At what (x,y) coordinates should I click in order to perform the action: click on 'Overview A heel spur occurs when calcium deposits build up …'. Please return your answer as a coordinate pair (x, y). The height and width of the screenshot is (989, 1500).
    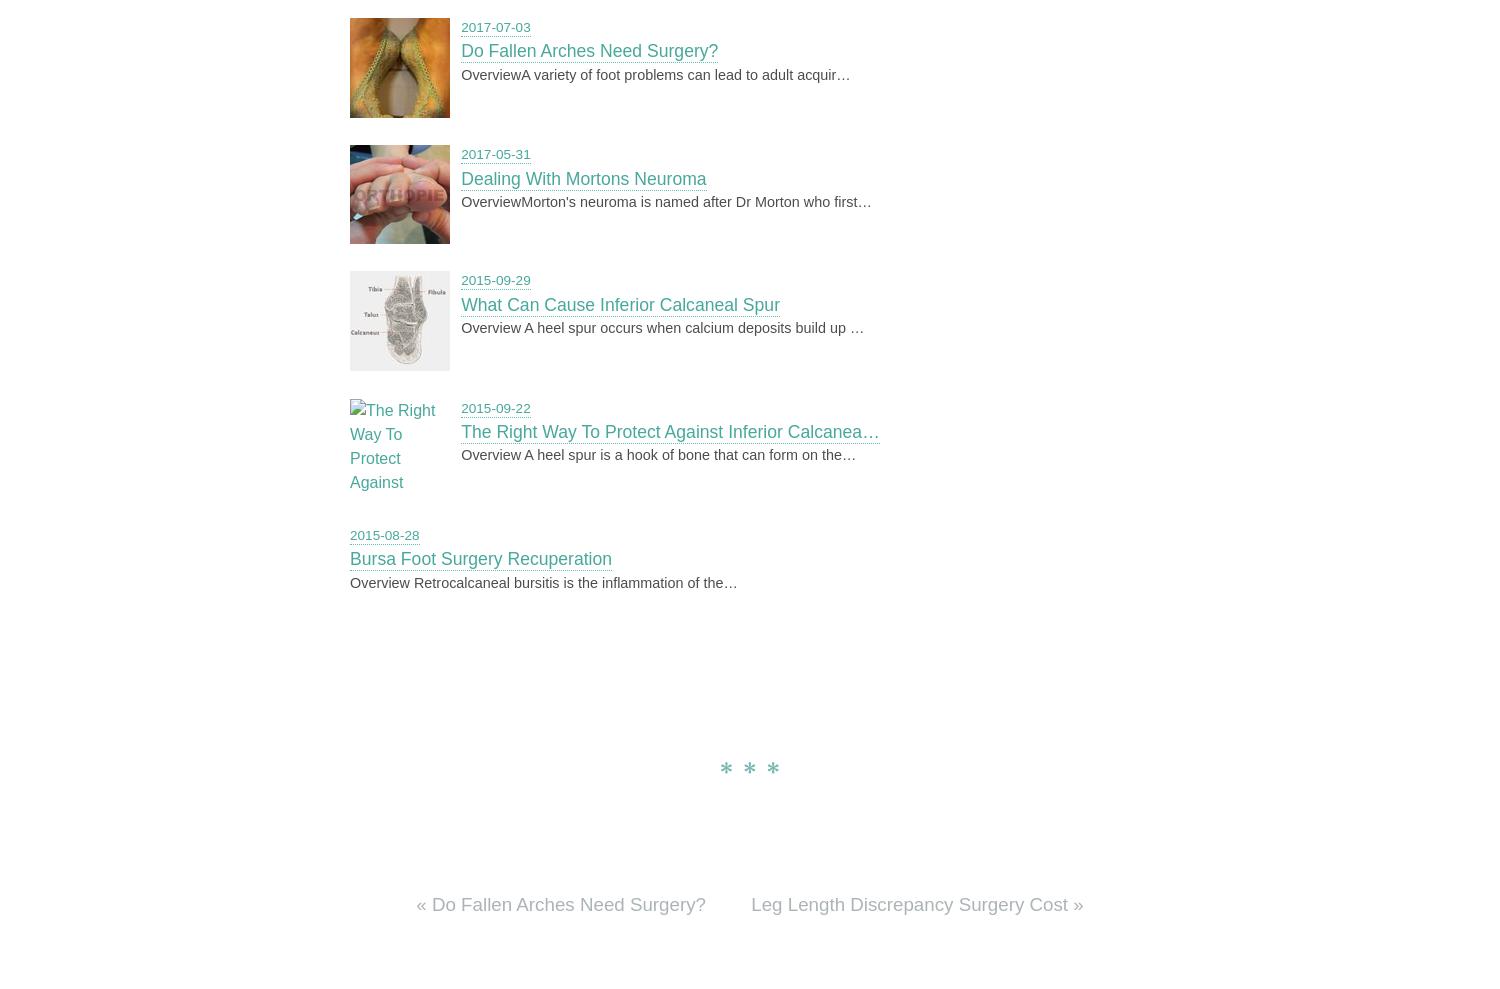
    Looking at the image, I should click on (662, 327).